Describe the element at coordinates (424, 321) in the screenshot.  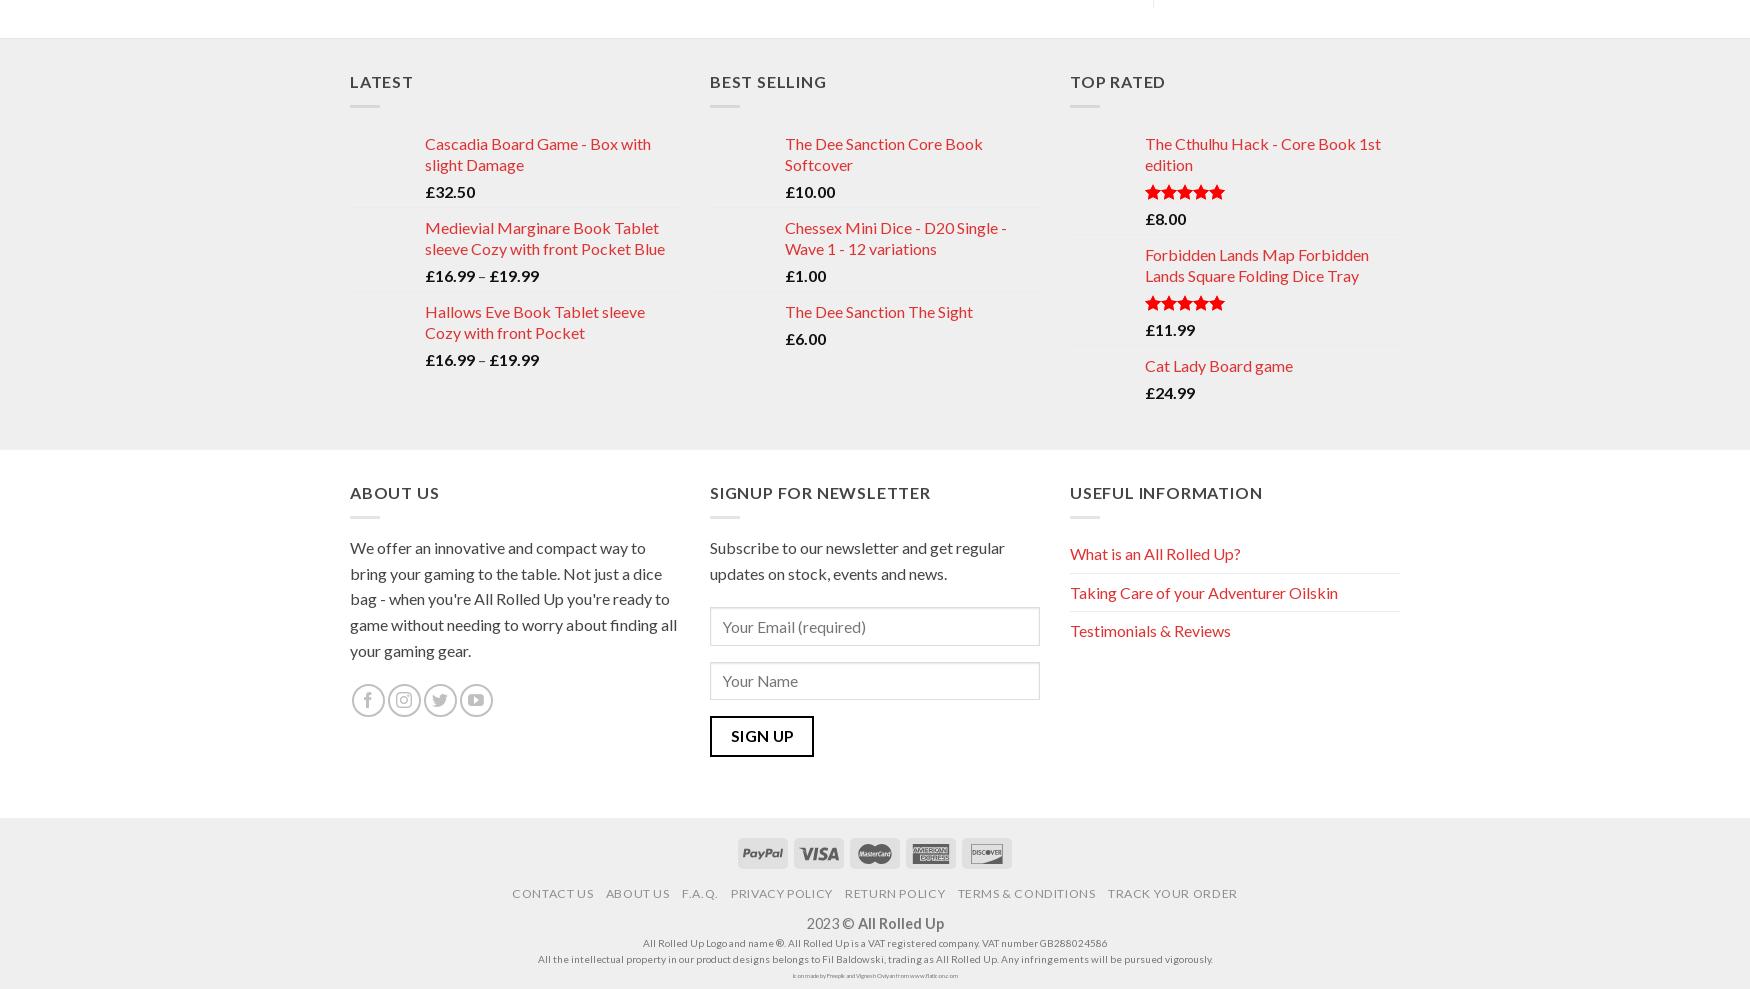
I see `'Hallows Eve Book Tablet sleeve Cozy with front Pocket'` at that location.